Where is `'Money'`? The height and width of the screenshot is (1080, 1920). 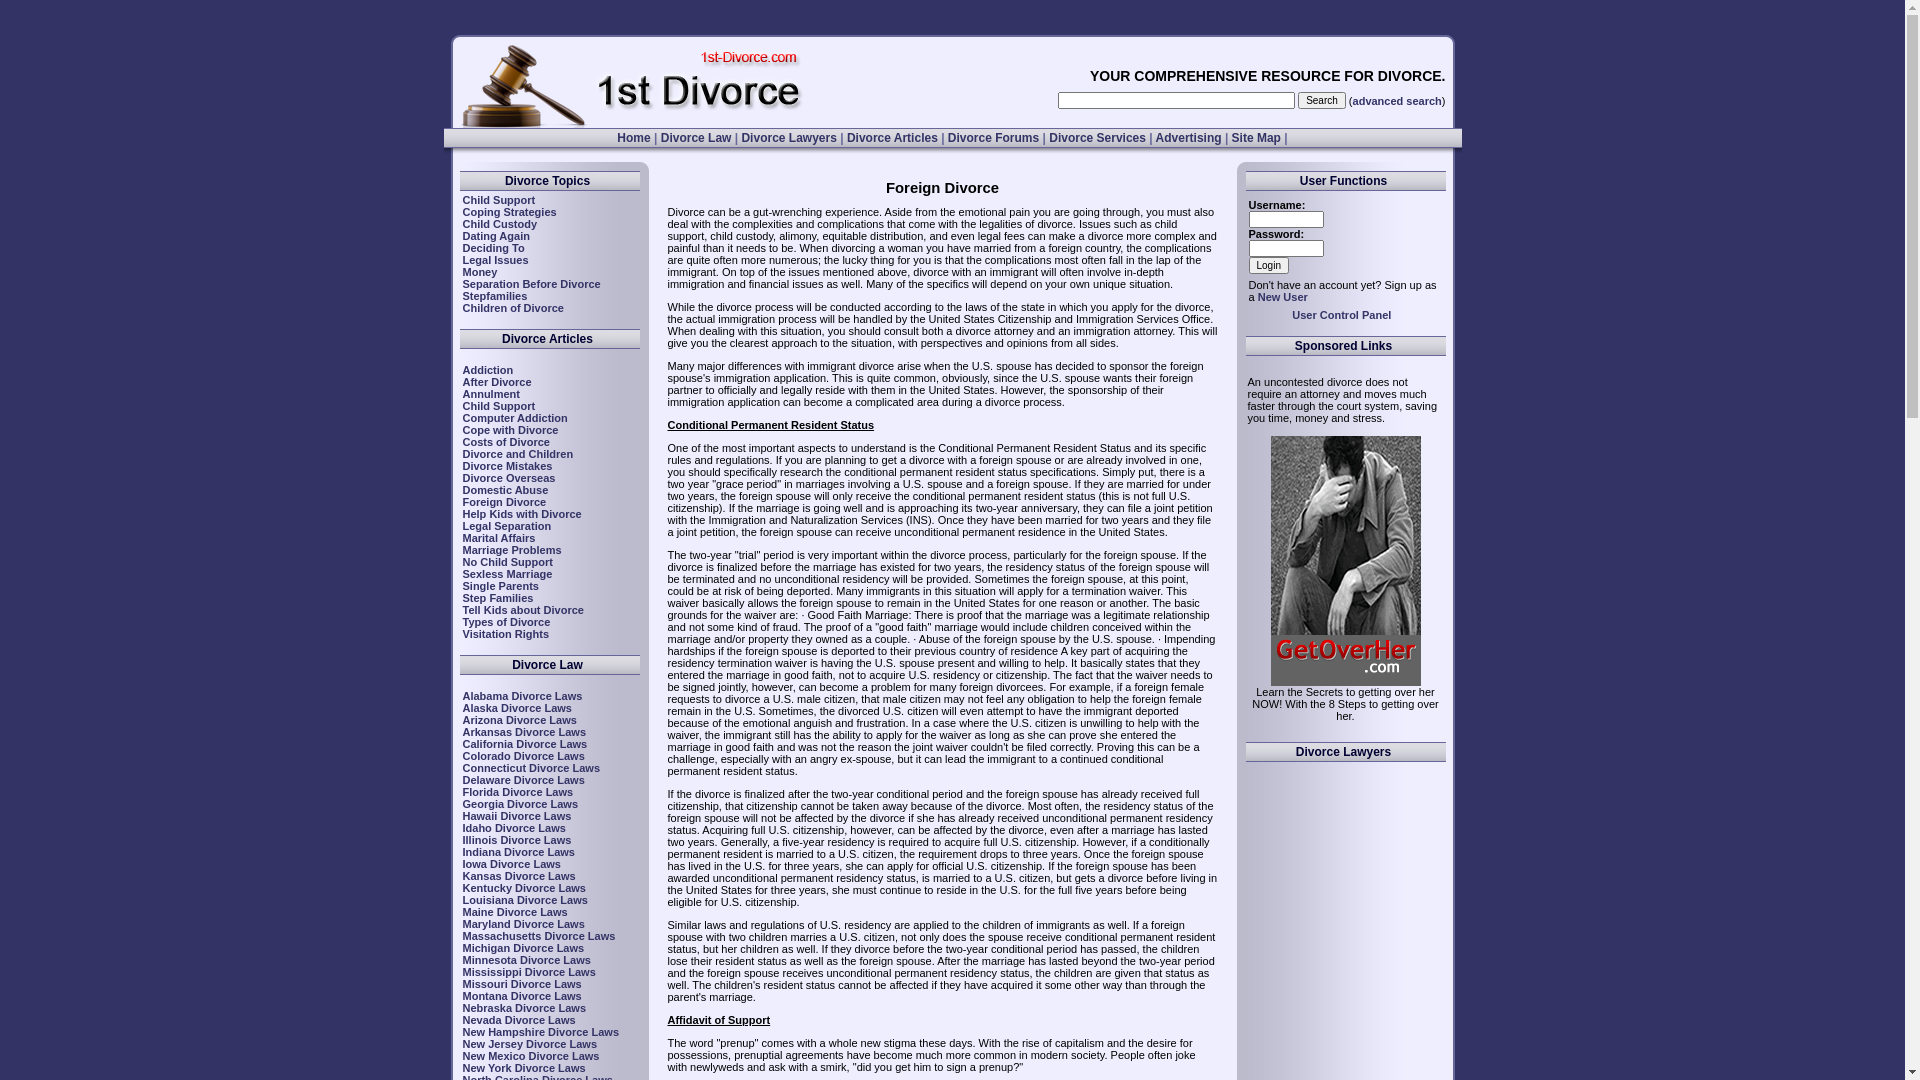 'Money' is located at coordinates (478, 272).